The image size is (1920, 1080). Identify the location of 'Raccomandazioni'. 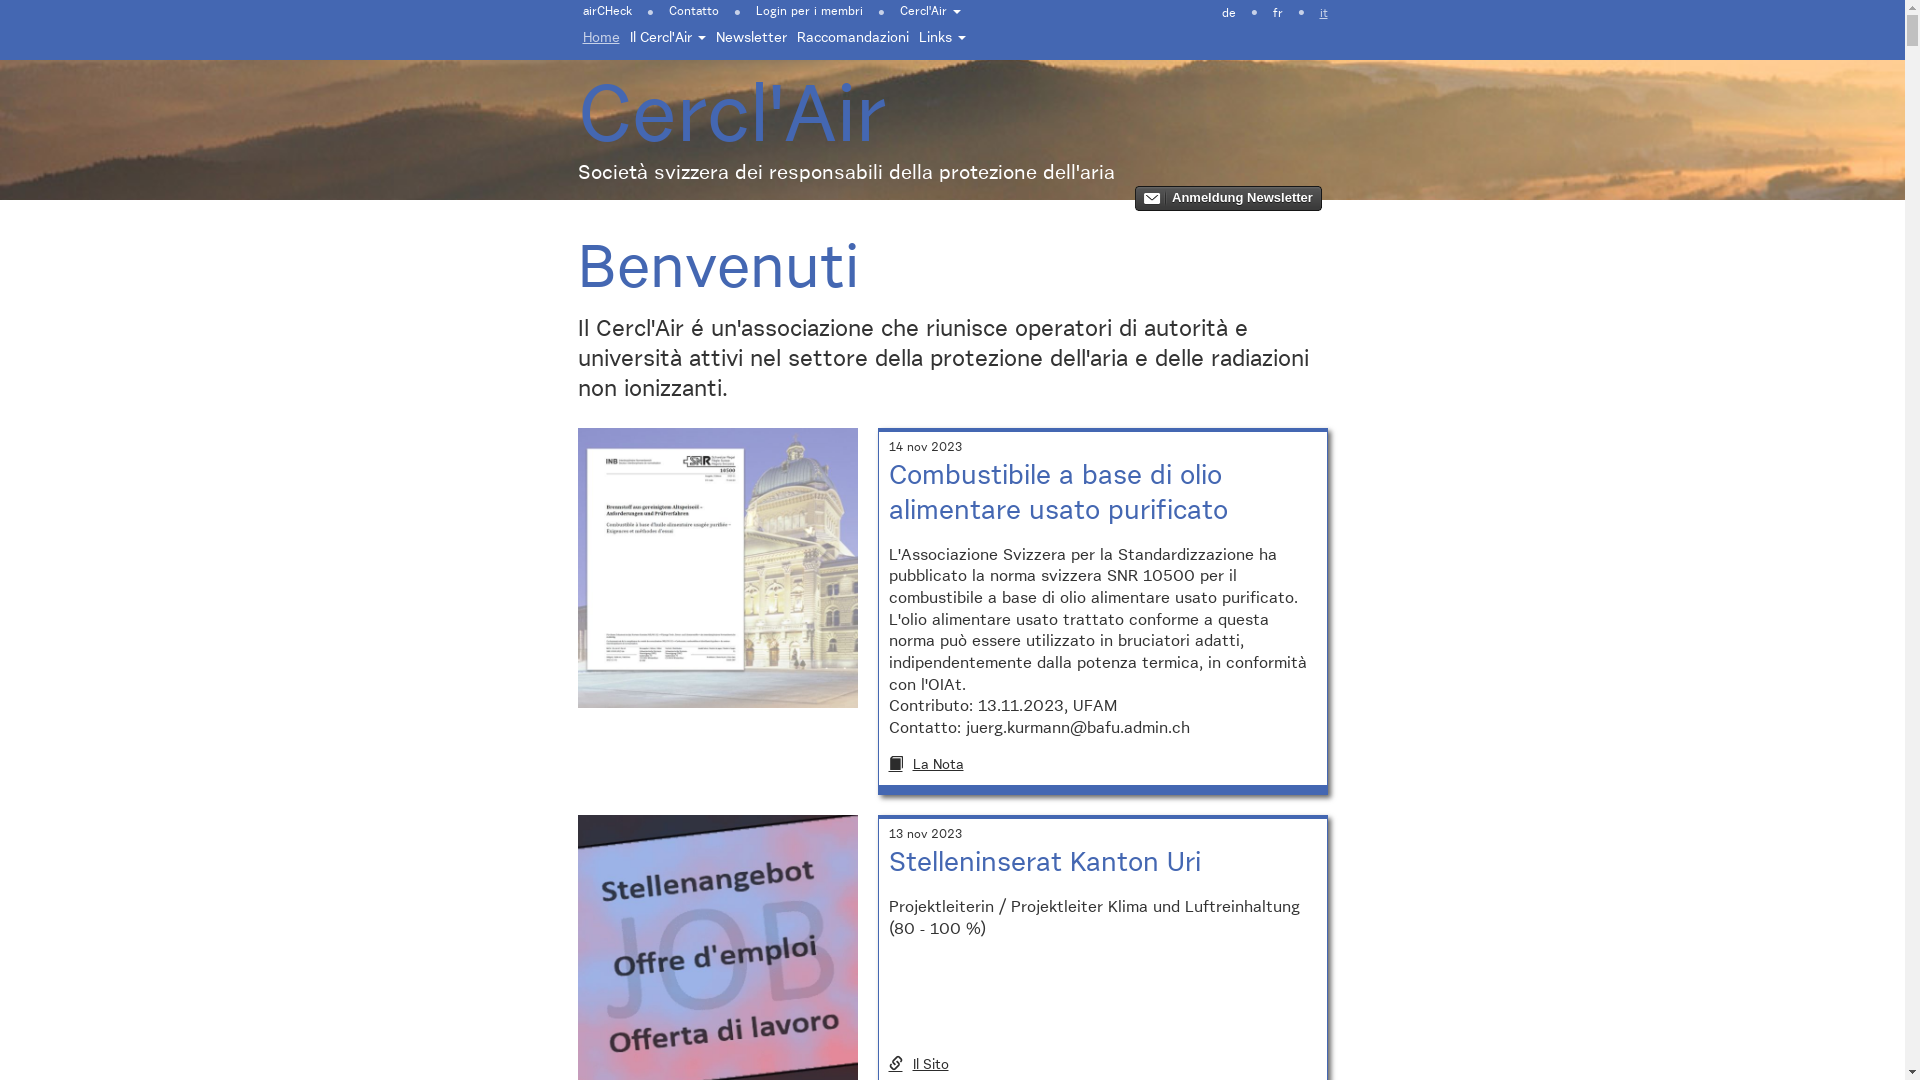
(853, 38).